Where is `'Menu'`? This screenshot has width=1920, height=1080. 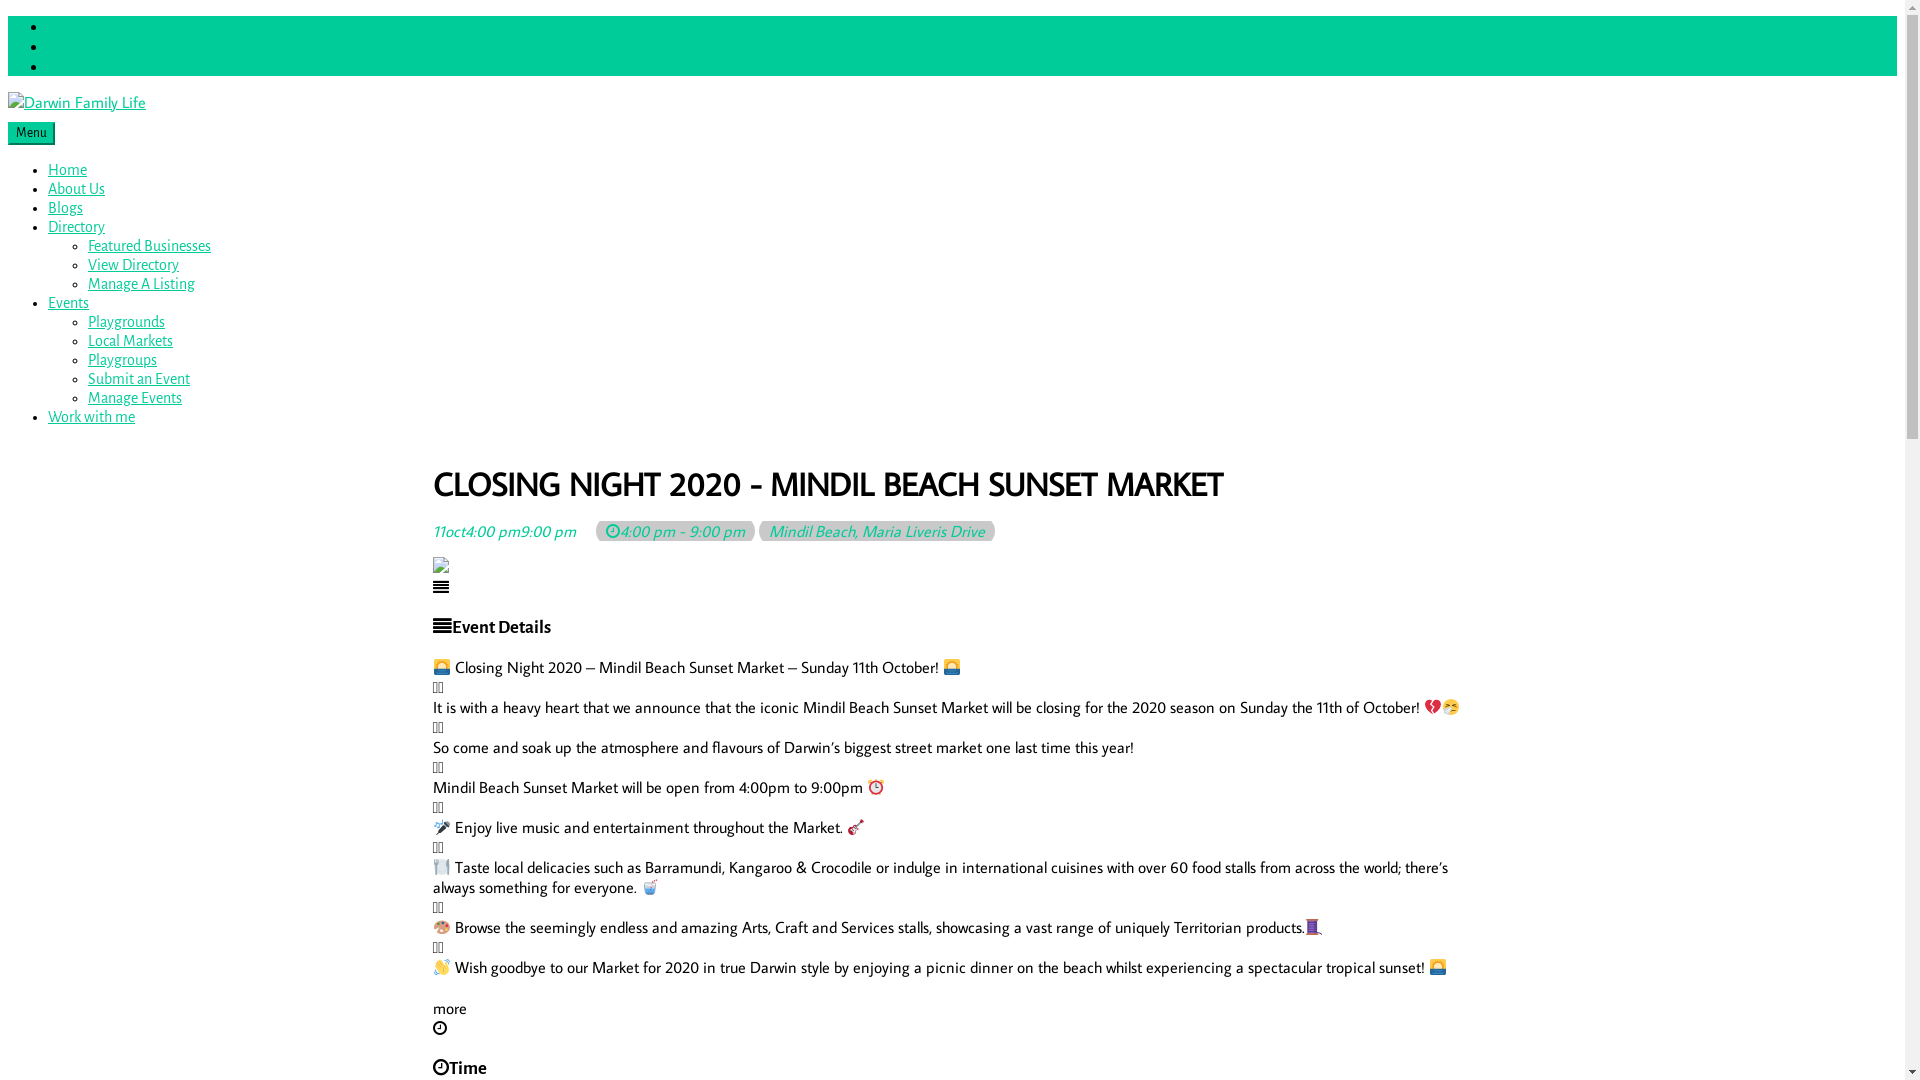
'Menu' is located at coordinates (8, 133).